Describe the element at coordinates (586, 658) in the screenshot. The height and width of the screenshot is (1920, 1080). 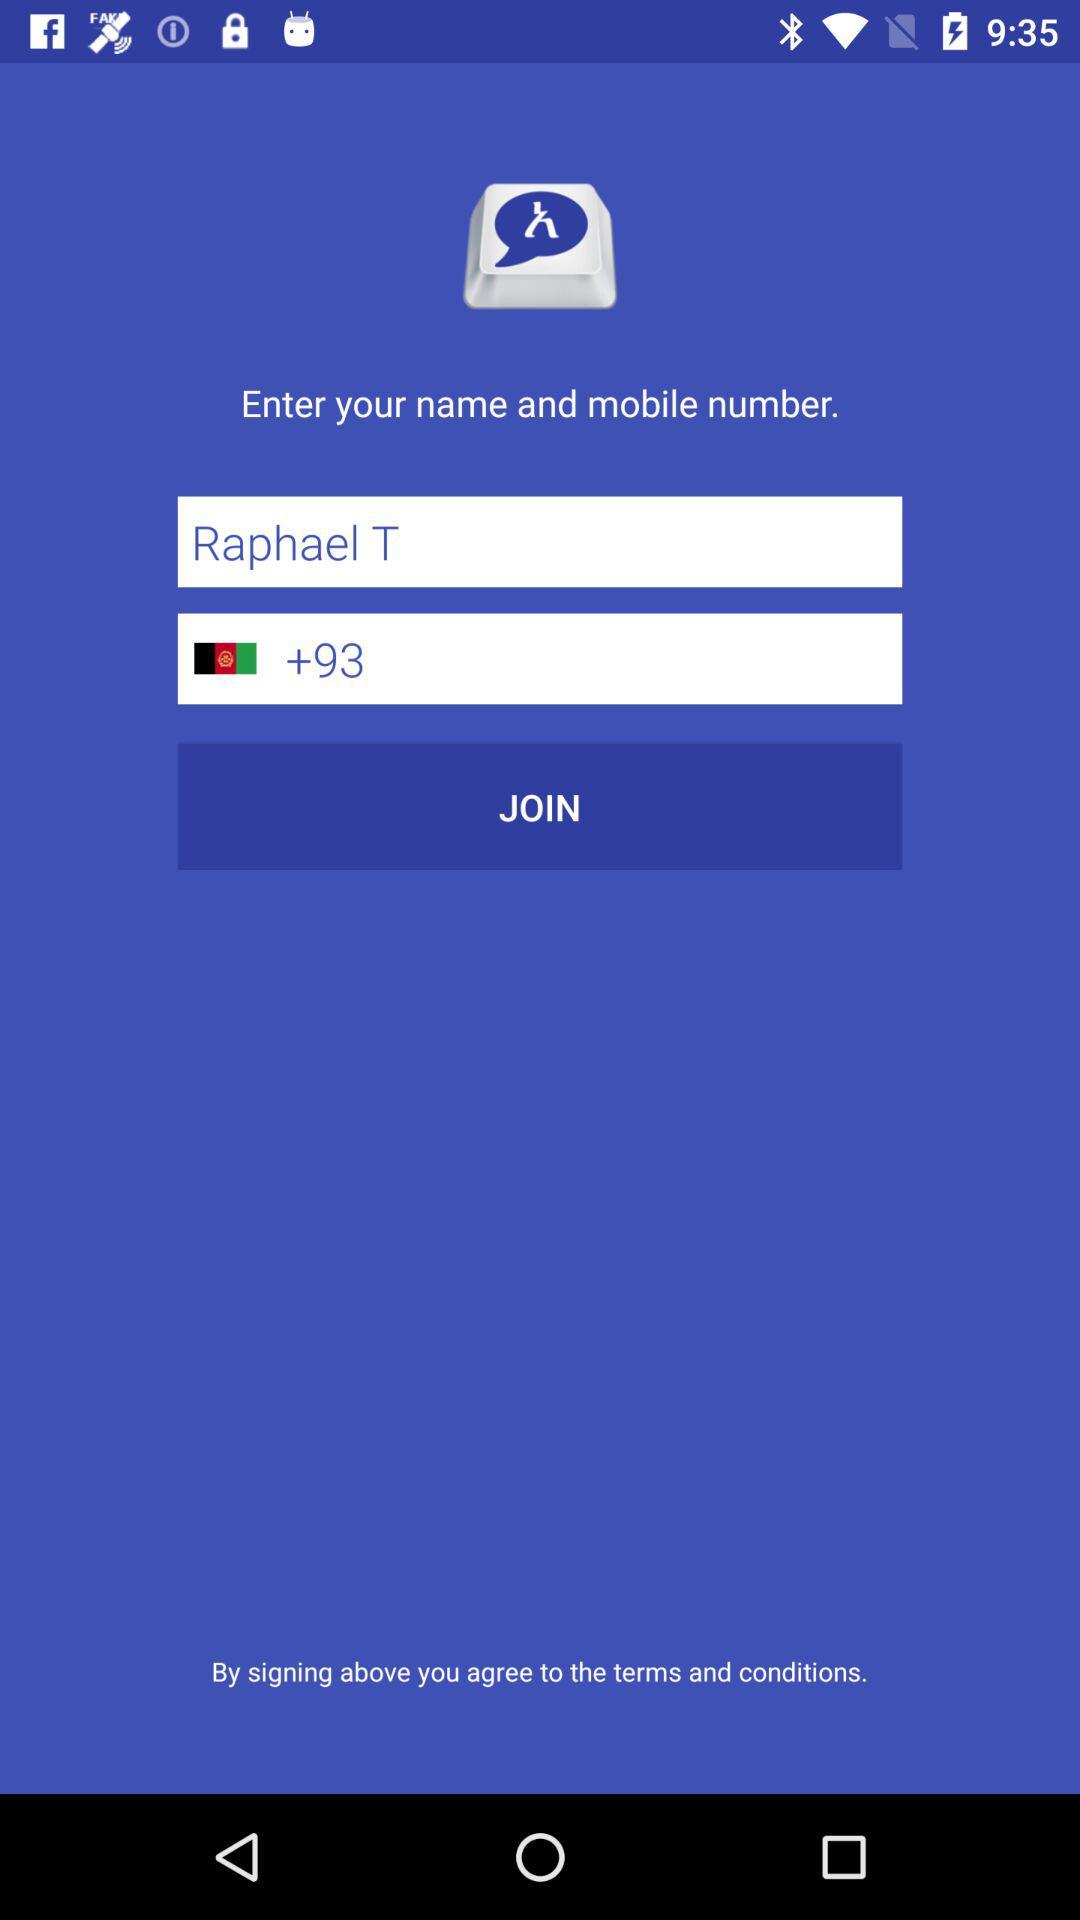
I see `+93` at that location.